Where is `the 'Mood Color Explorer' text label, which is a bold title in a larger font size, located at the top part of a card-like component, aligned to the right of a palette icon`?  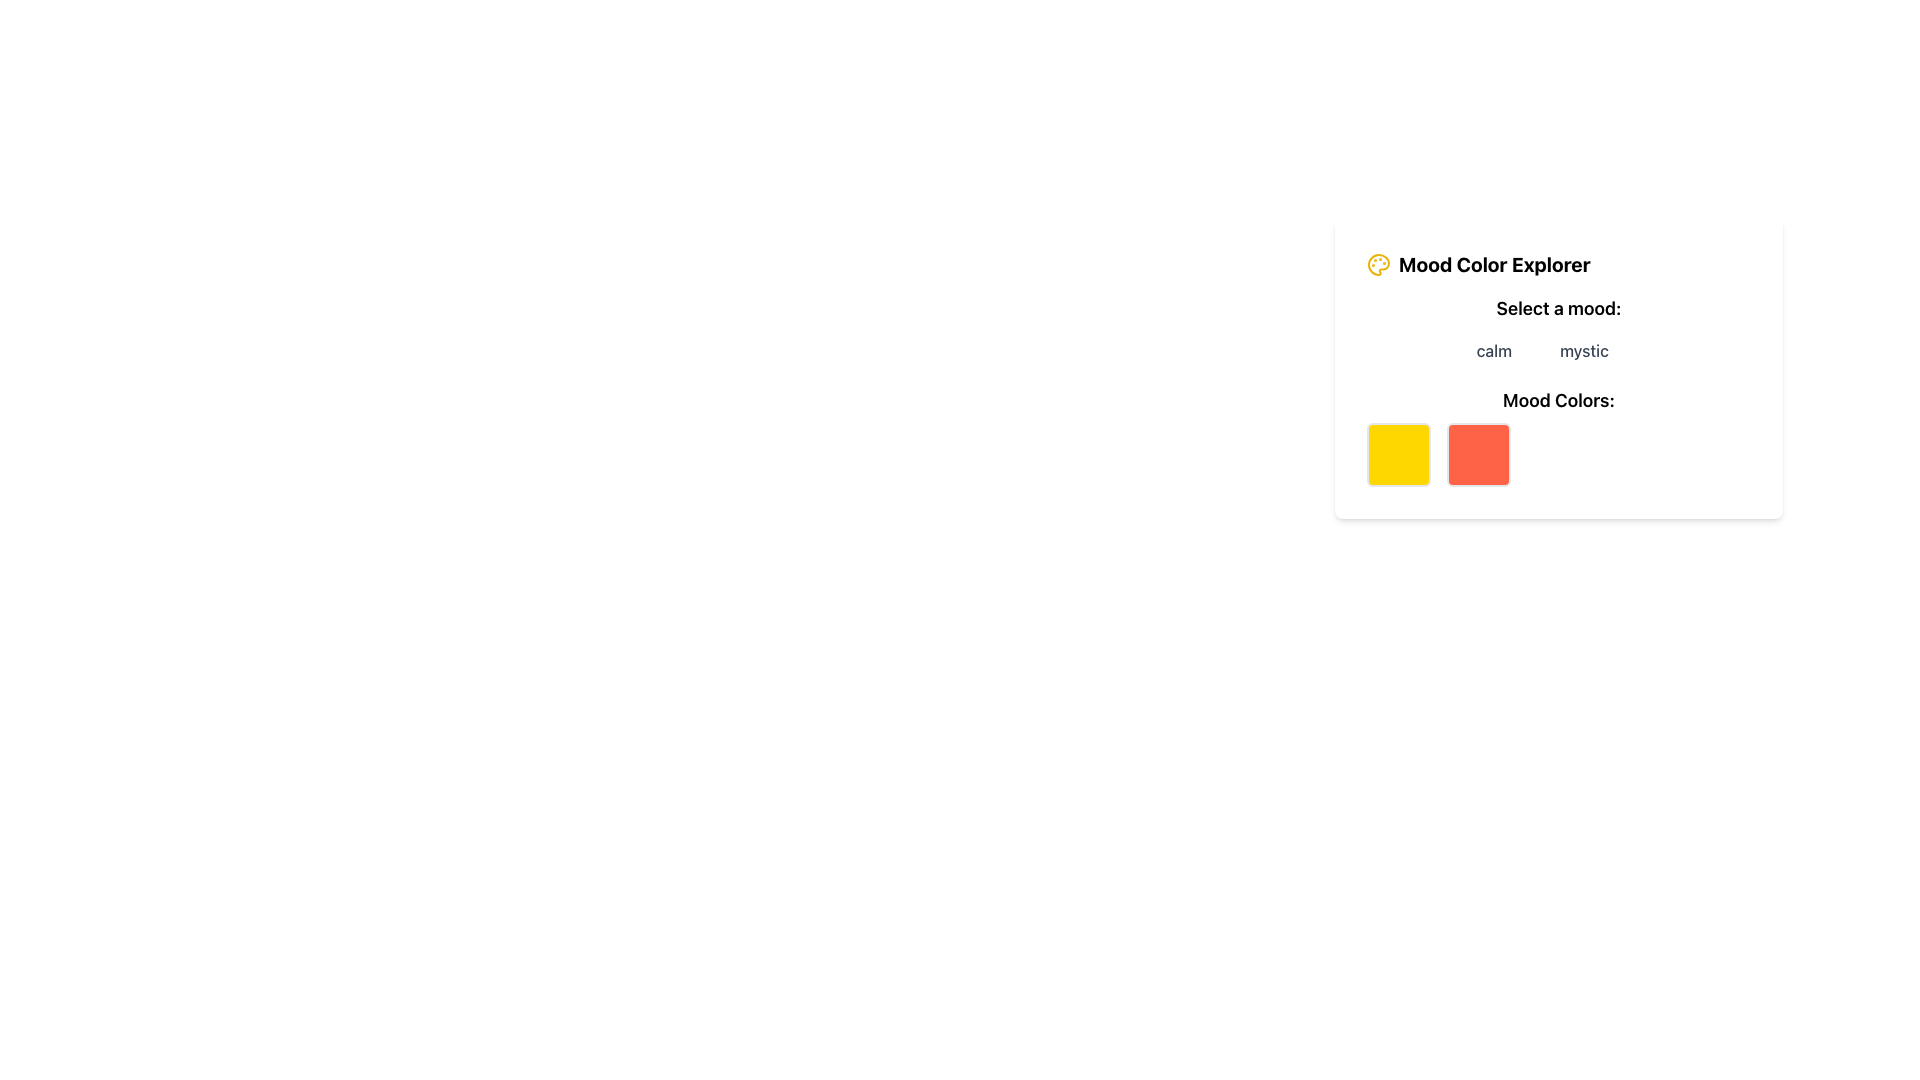
the 'Mood Color Explorer' text label, which is a bold title in a larger font size, located at the top part of a card-like component, aligned to the right of a palette icon is located at coordinates (1494, 264).